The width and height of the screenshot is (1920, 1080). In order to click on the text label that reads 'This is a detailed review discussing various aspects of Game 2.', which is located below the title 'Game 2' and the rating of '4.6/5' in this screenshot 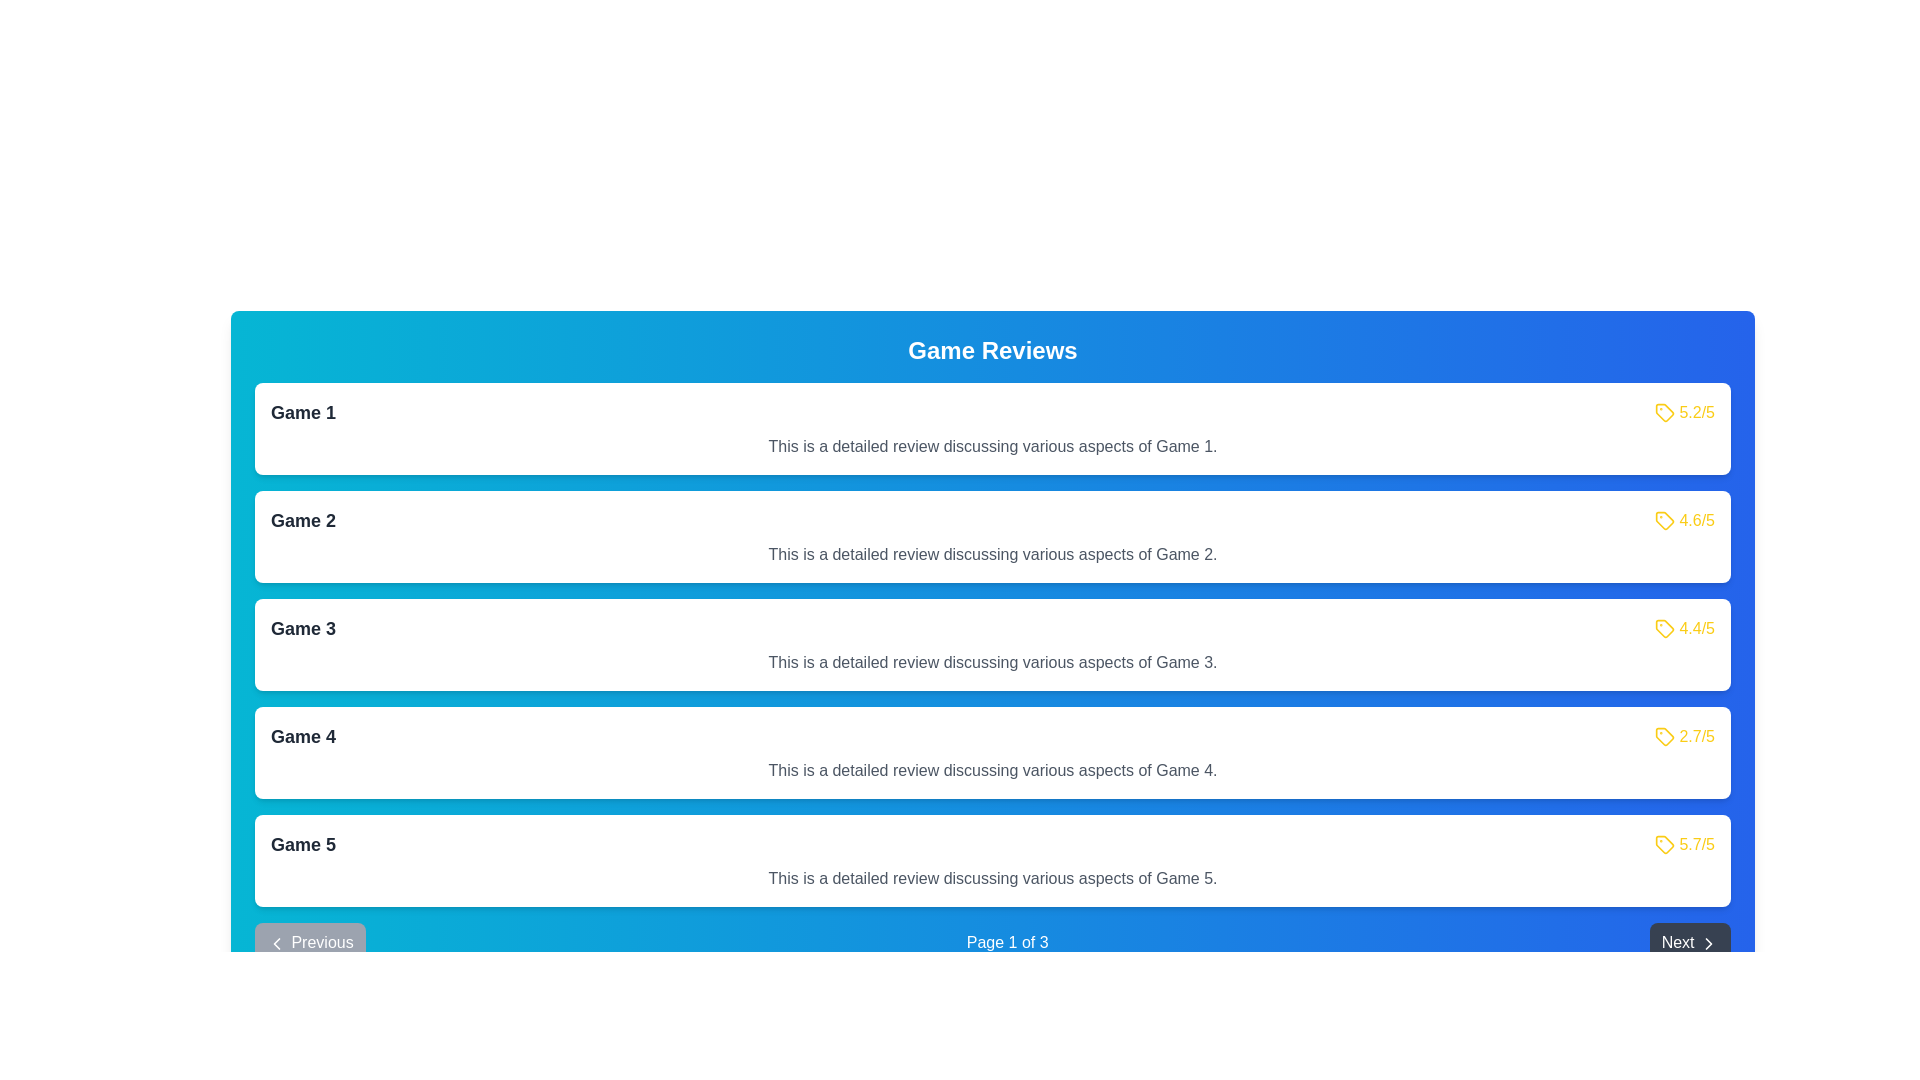, I will do `click(993, 555)`.